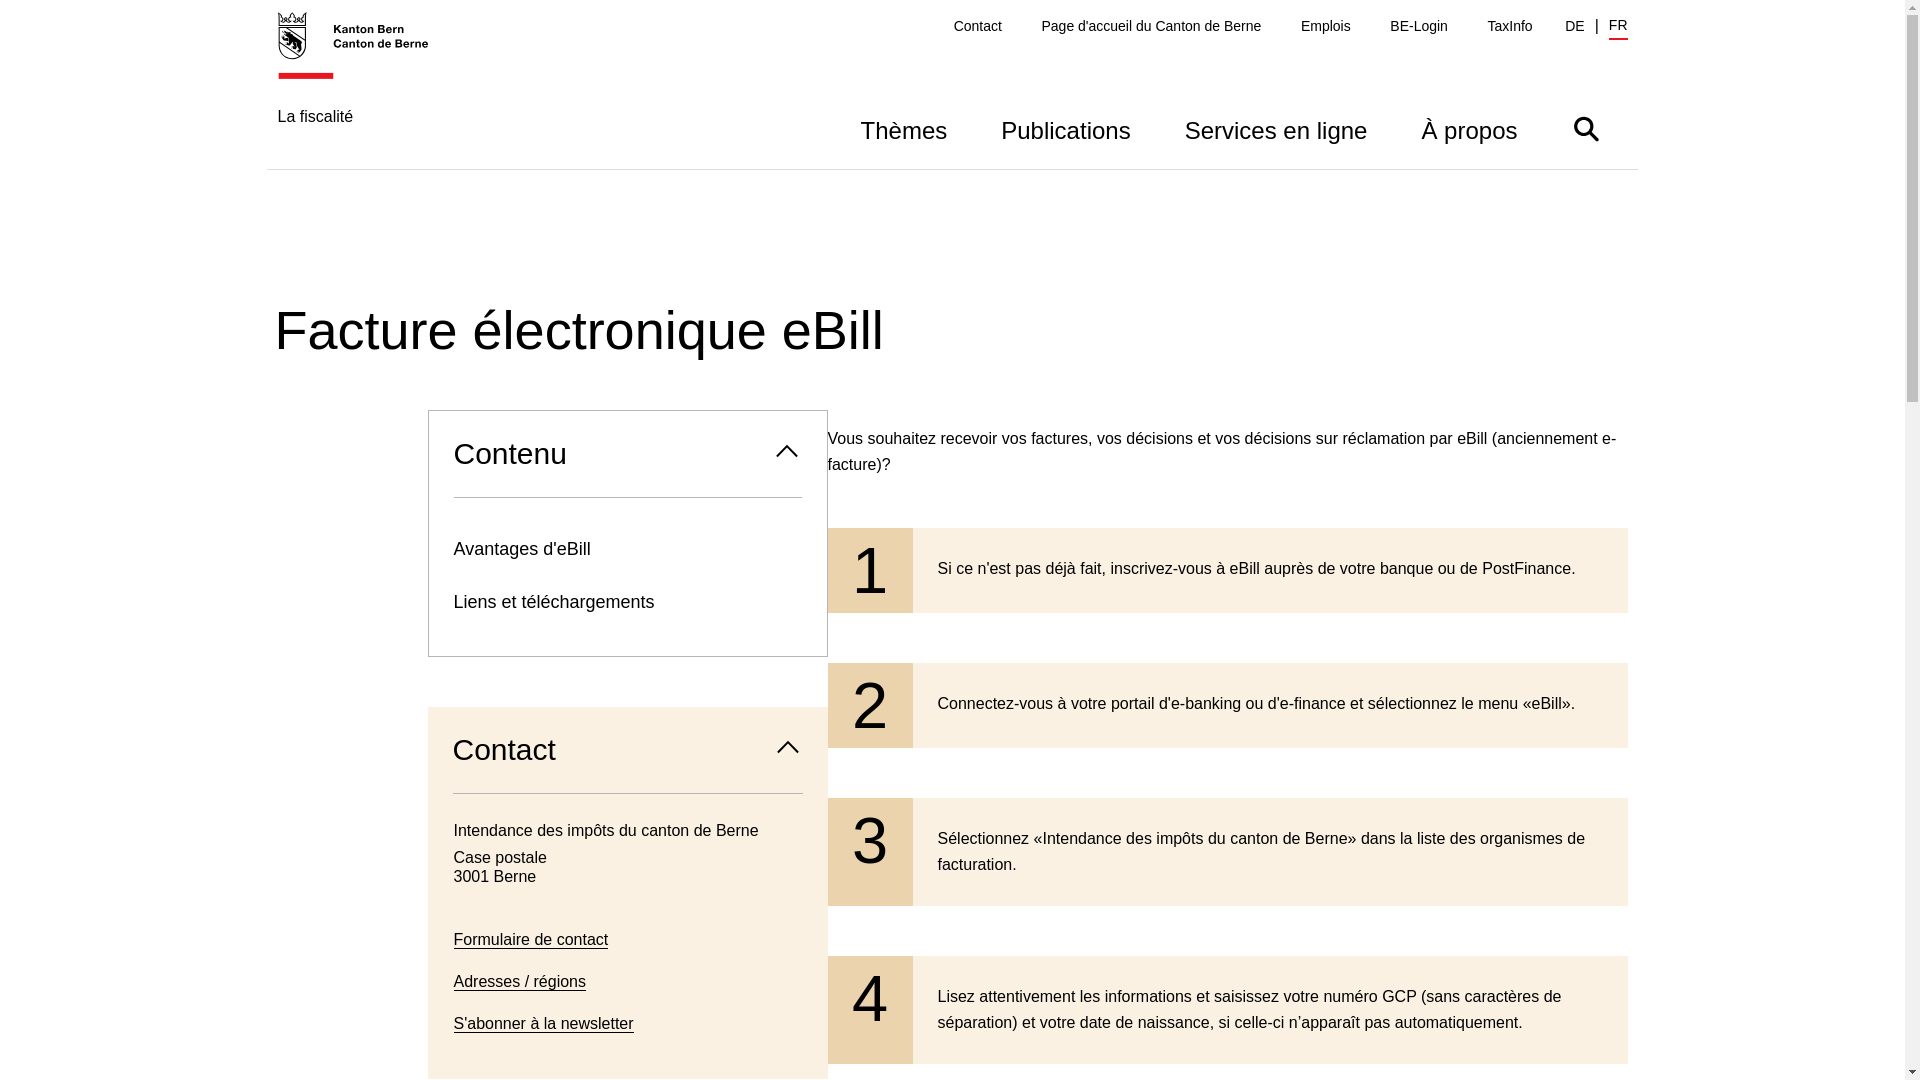 This screenshot has width=1920, height=1080. I want to click on 'TaxInfo', so click(1509, 26).